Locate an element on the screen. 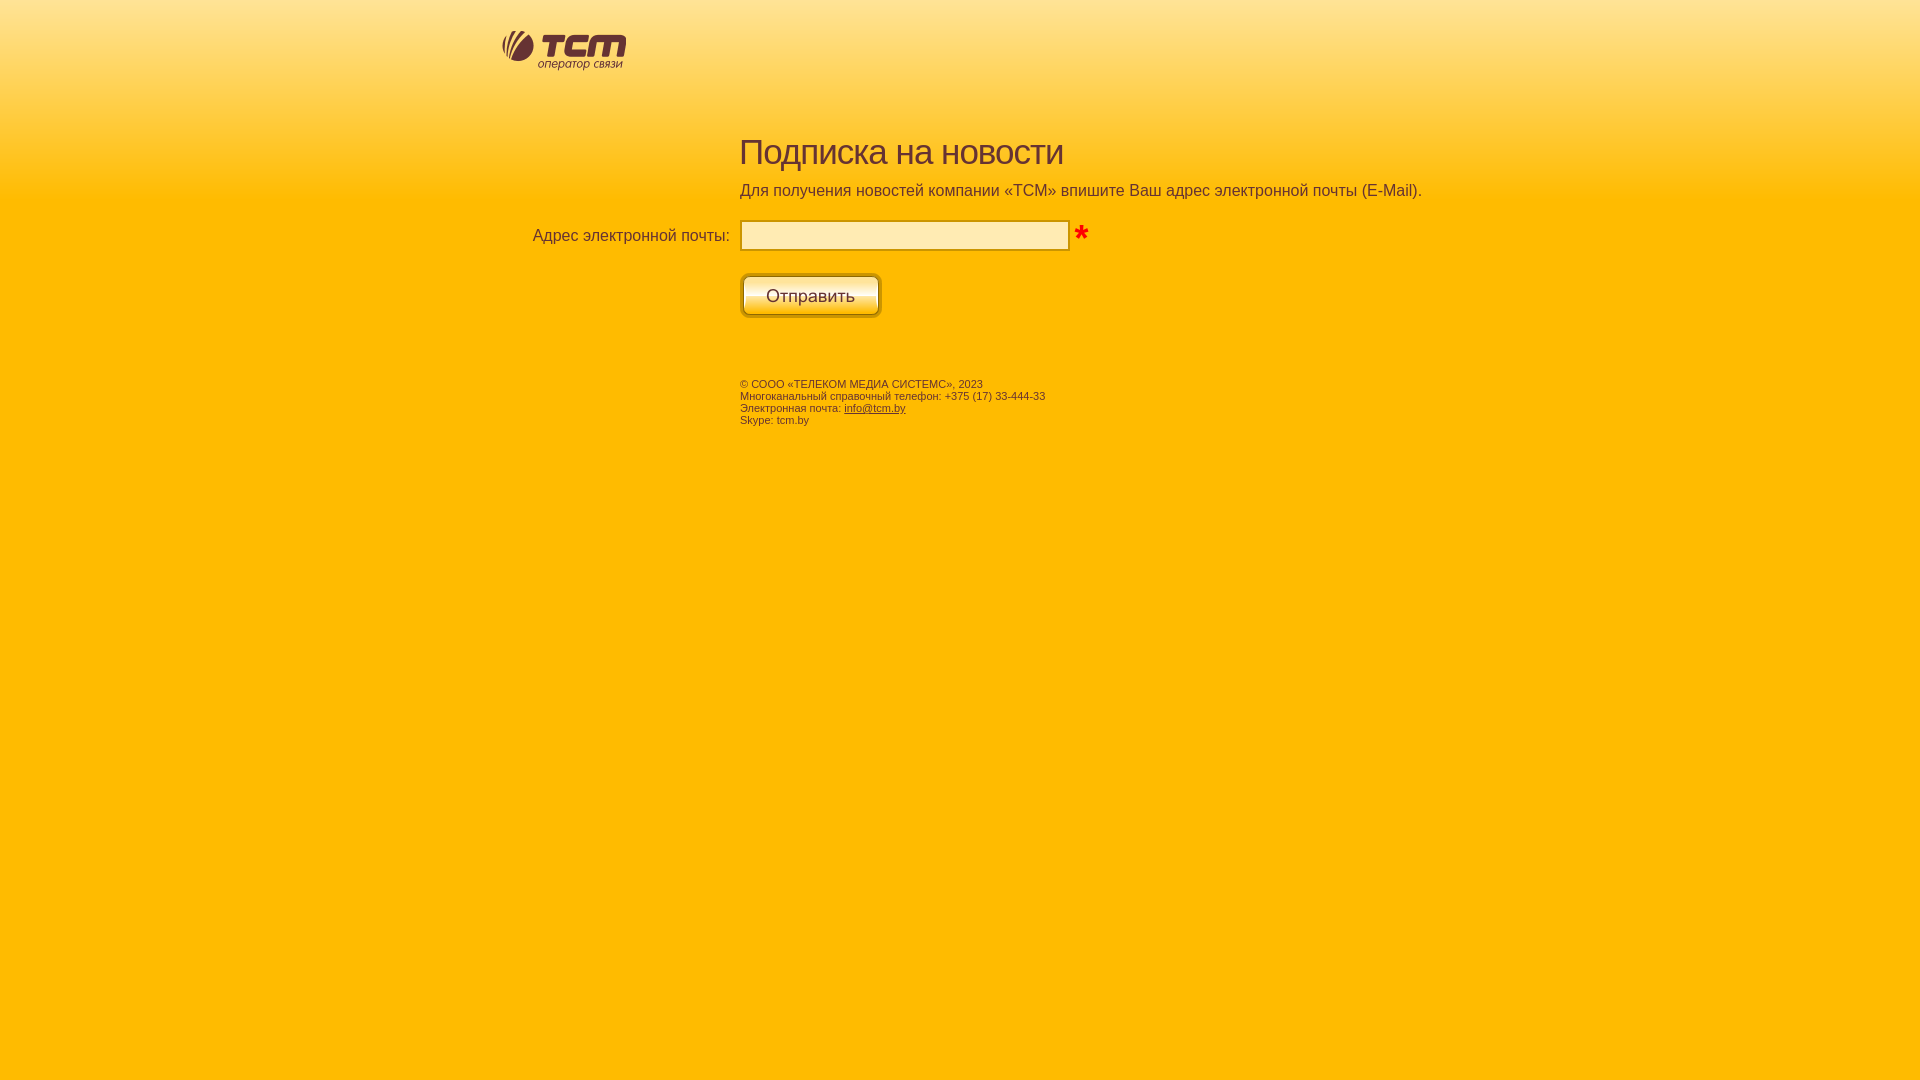  'info@tcm.by' is located at coordinates (874, 407).